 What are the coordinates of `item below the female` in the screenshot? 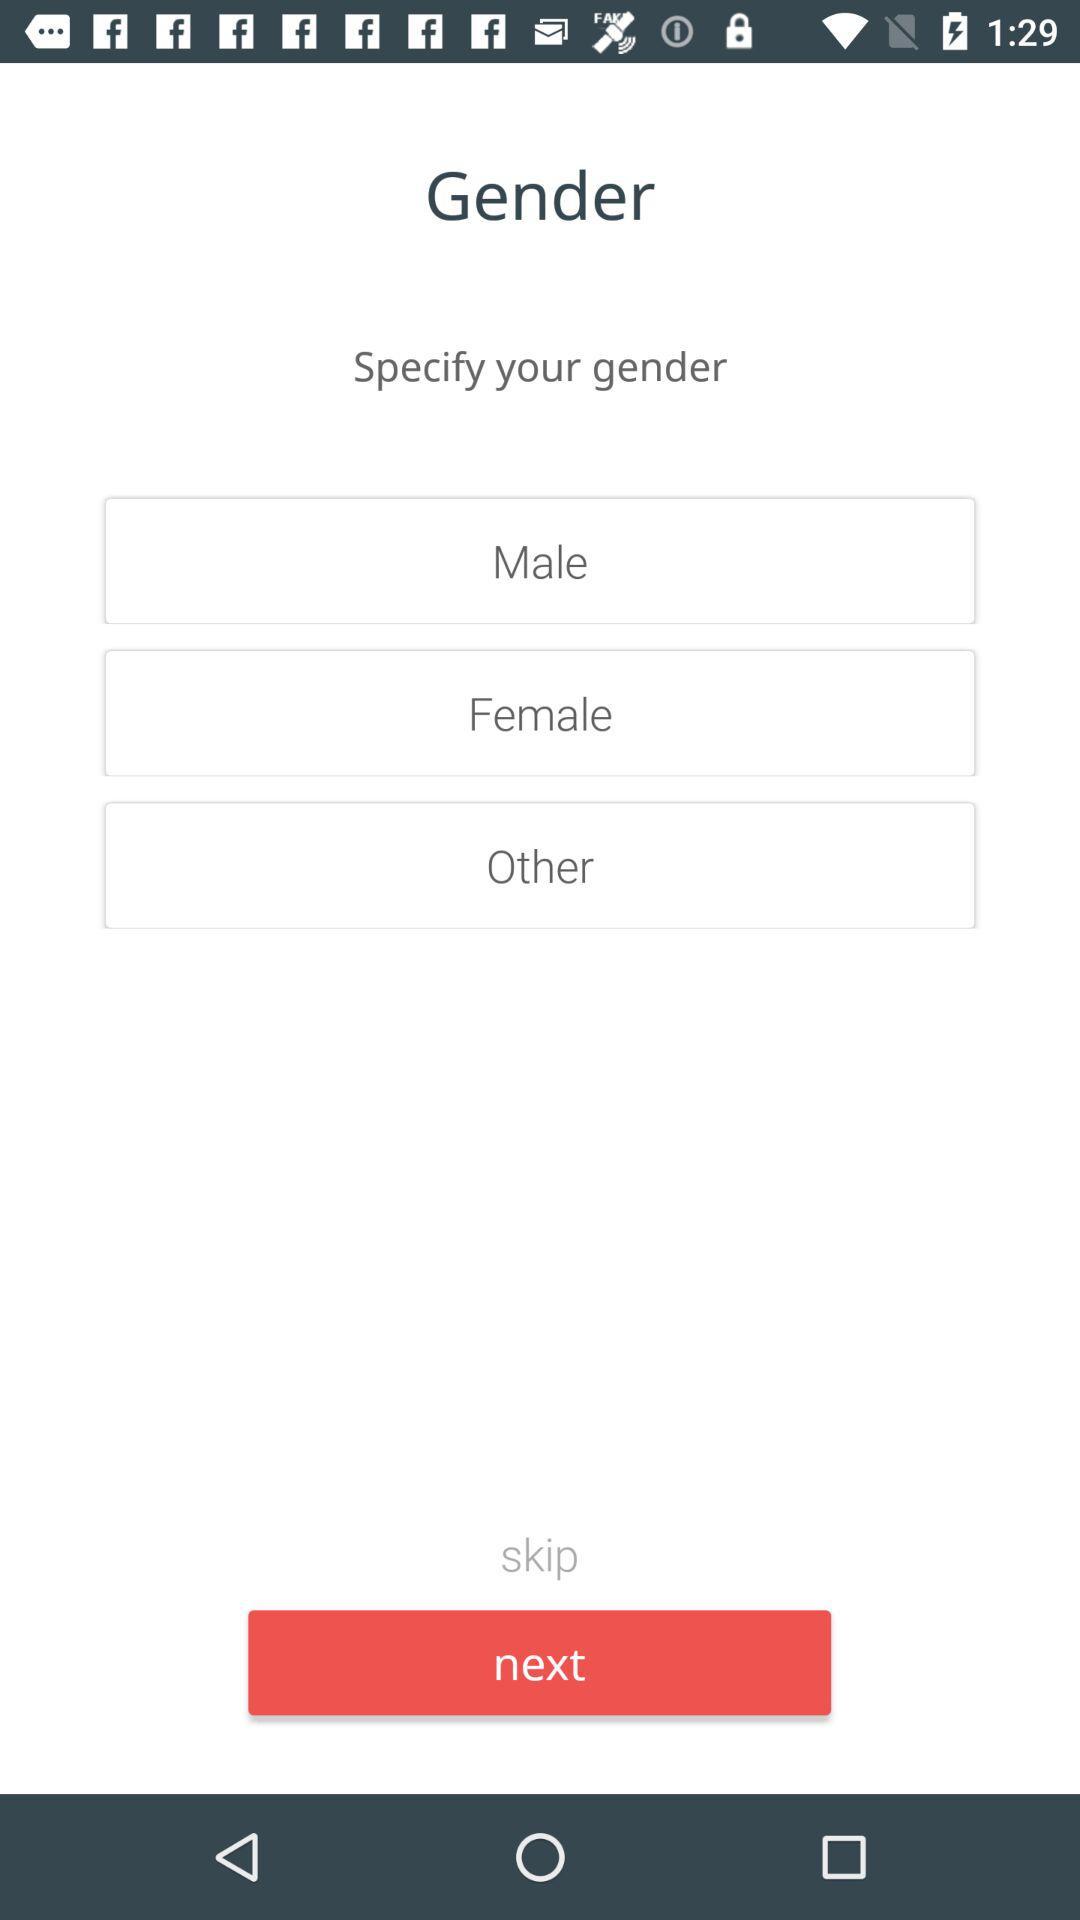 It's located at (540, 865).